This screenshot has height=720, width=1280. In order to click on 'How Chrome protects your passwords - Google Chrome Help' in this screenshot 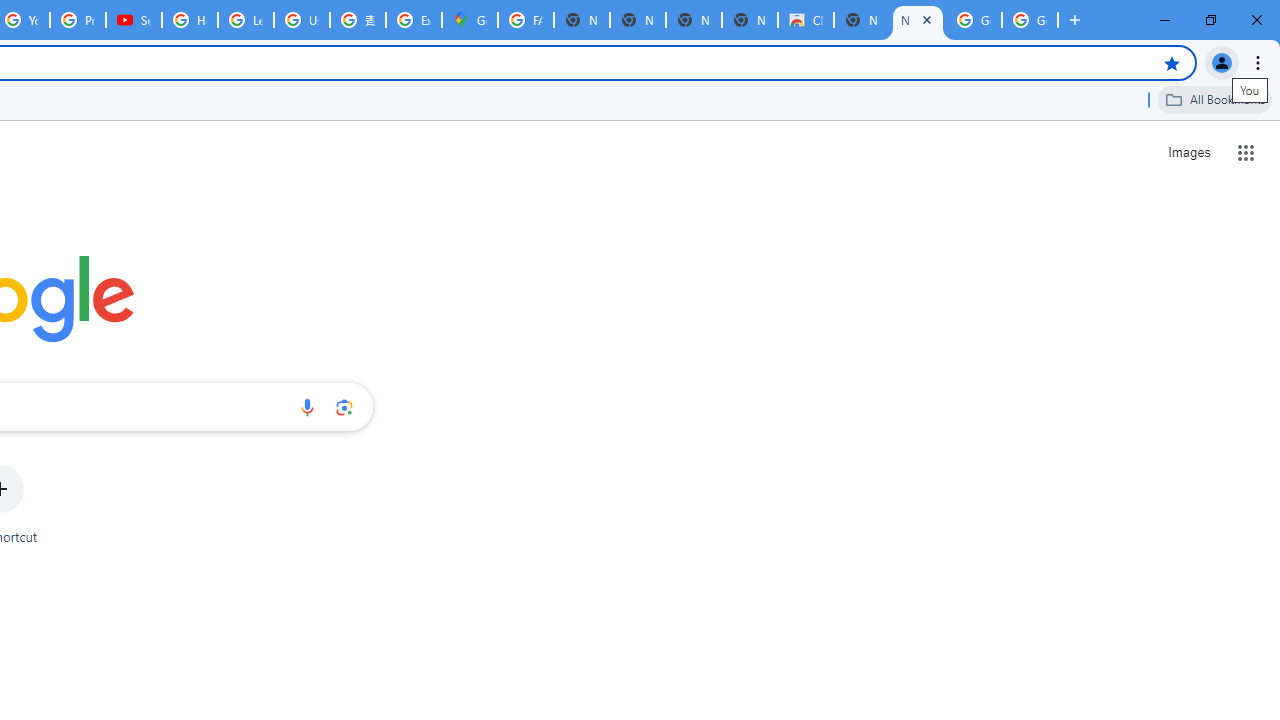, I will do `click(190, 20)`.